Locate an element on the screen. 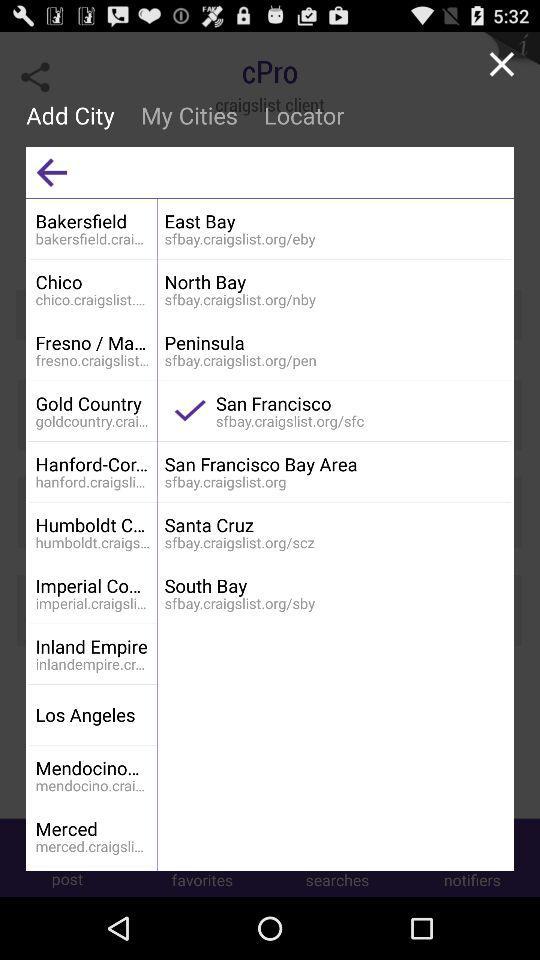 The image size is (540, 960). my cities item is located at coordinates (189, 115).